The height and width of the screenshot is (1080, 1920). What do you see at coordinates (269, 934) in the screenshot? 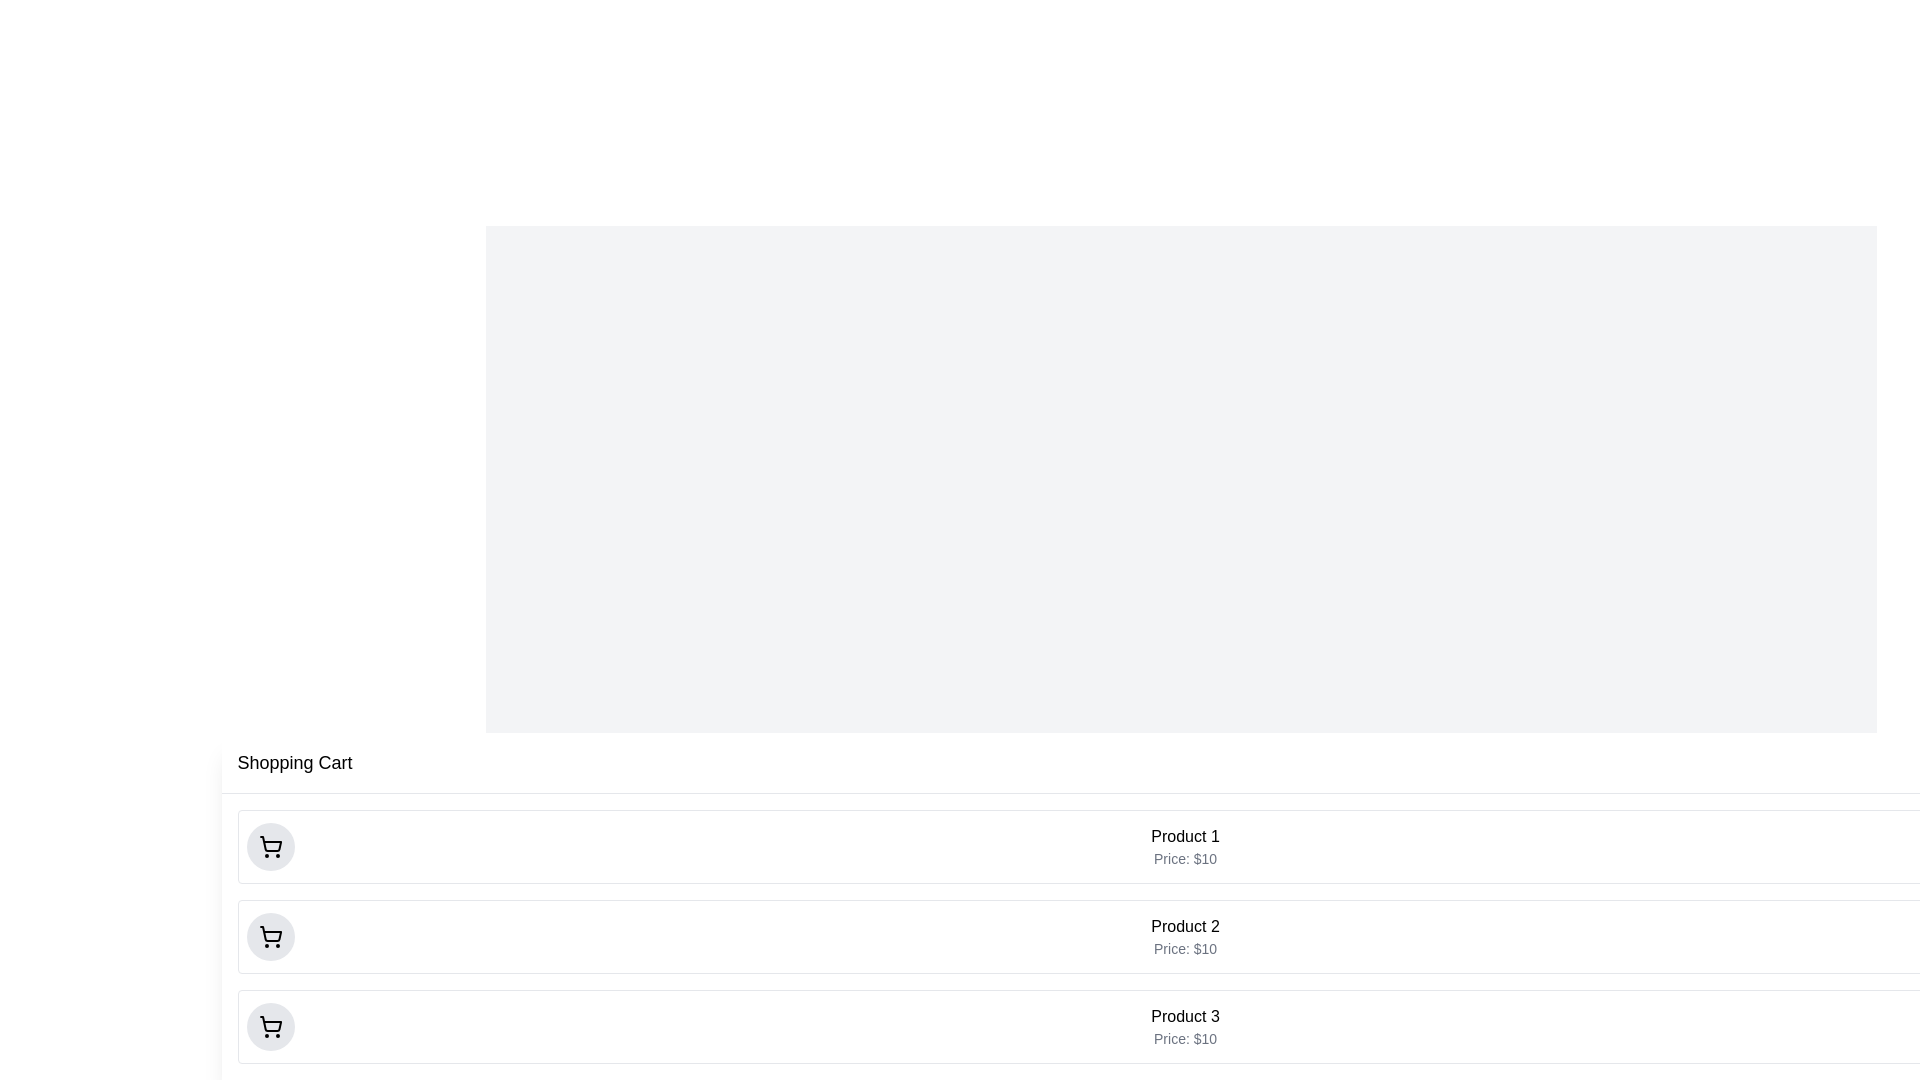
I see `the shopping cart icon representing the second product in the shopping cart summary list` at bounding box center [269, 934].